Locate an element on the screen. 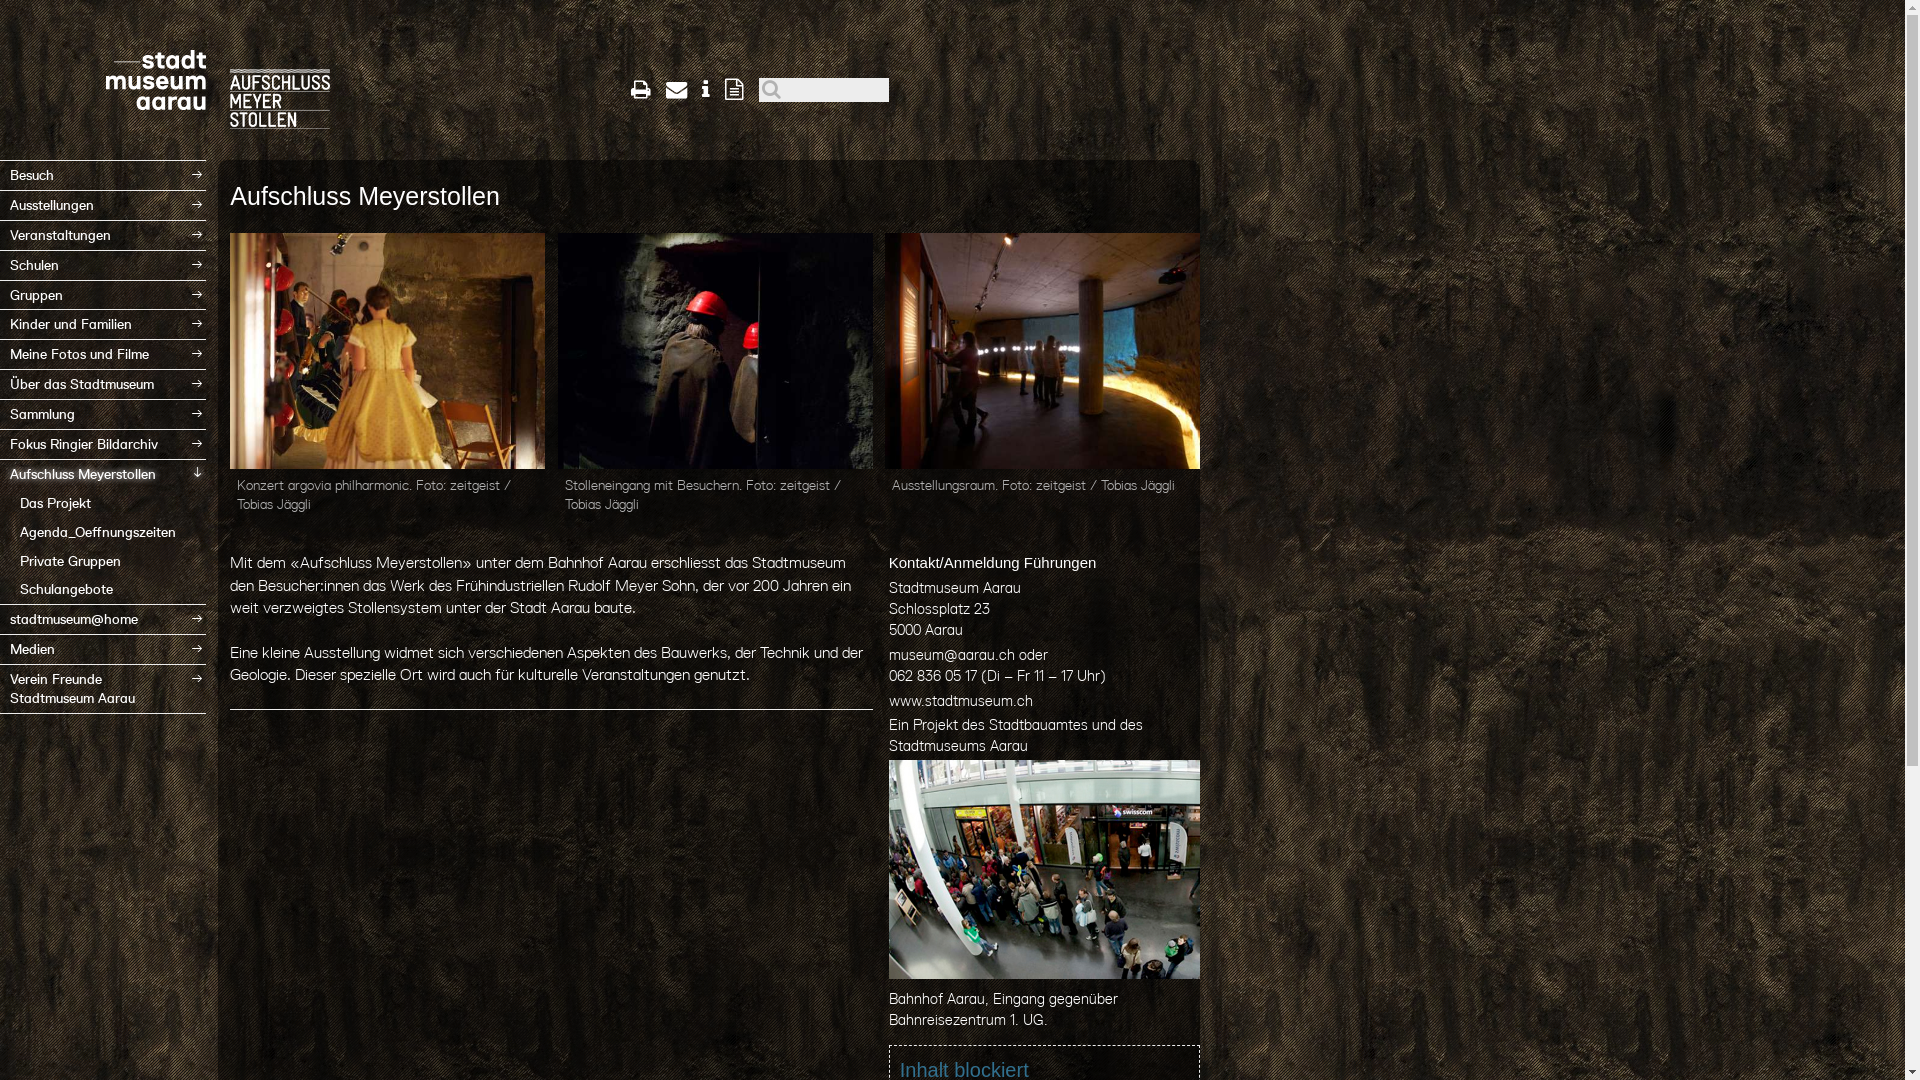 This screenshot has height=1080, width=1920. 'Meine Fotos und Filme' is located at coordinates (101, 353).